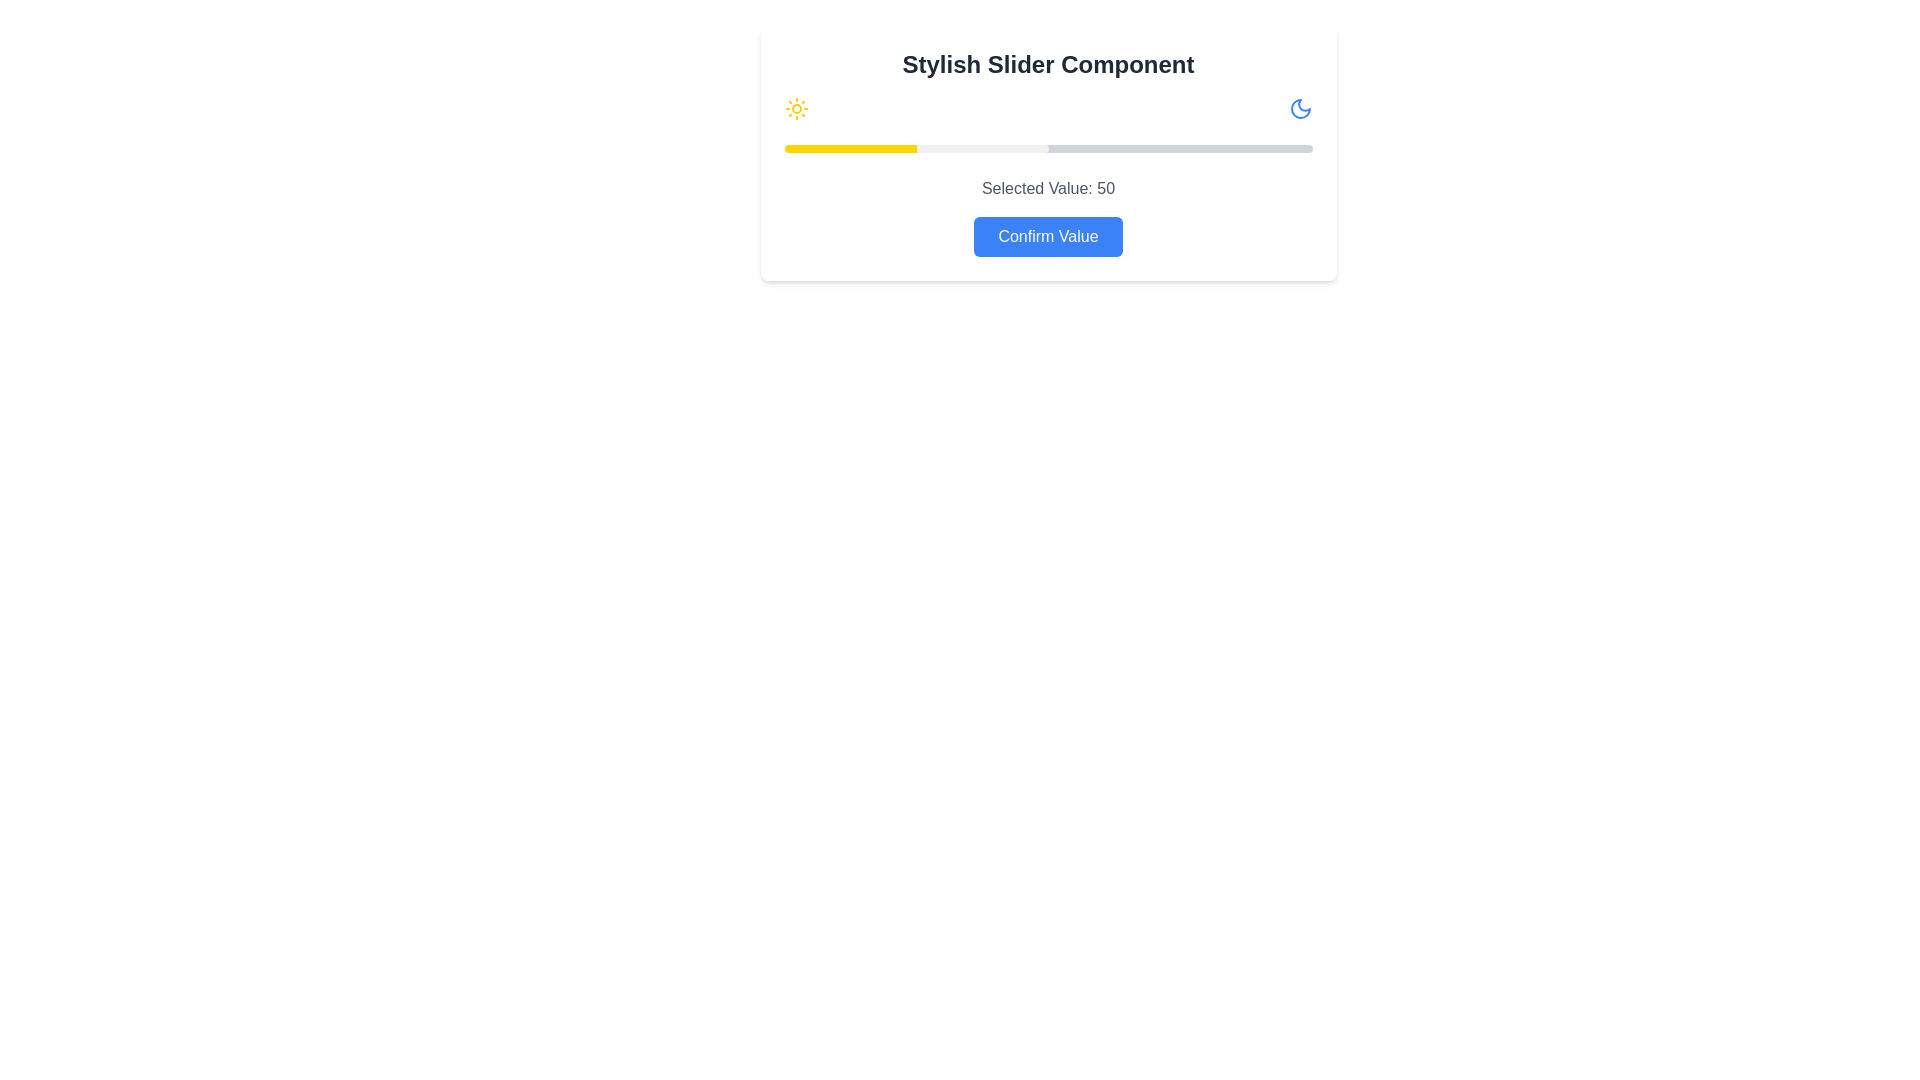  Describe the element at coordinates (1047, 235) in the screenshot. I see `'Confirm Value' button to confirm the selected value` at that location.